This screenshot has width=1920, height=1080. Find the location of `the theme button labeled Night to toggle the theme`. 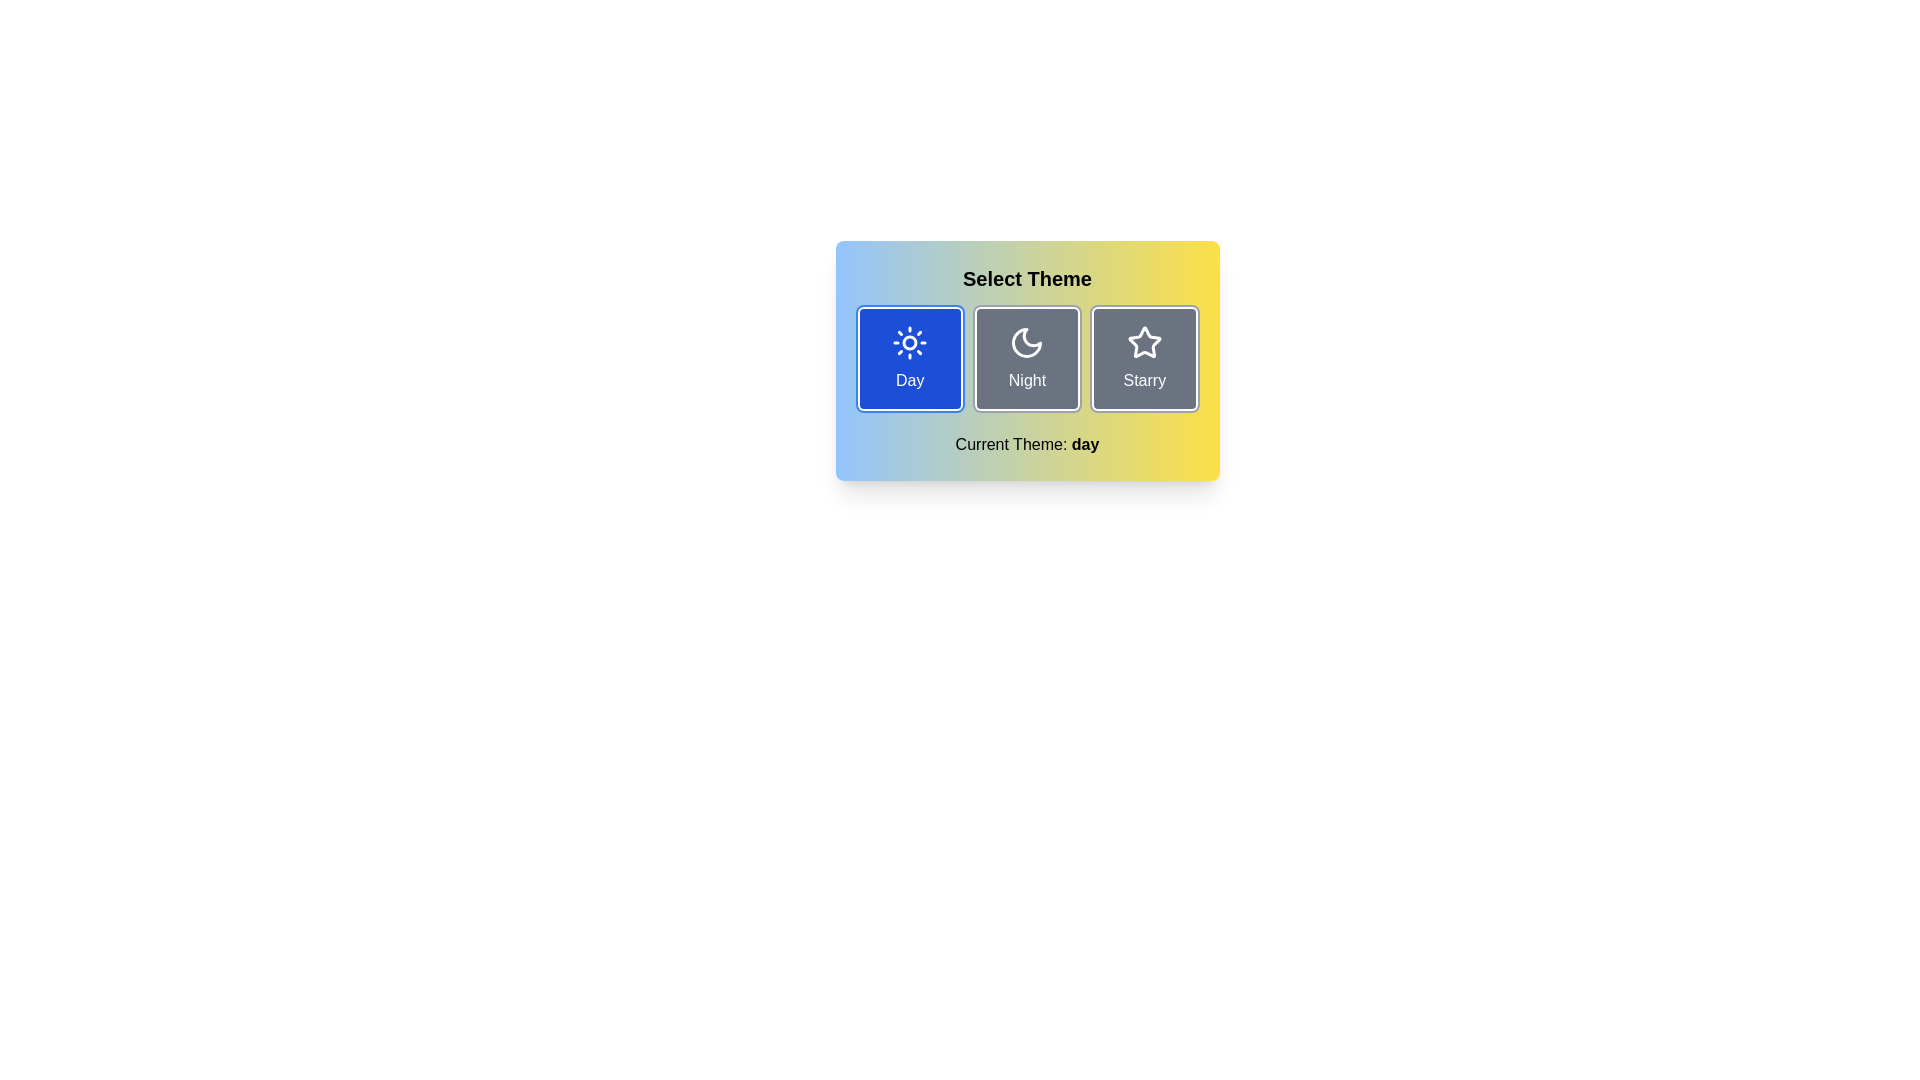

the theme button labeled Night to toggle the theme is located at coordinates (1027, 357).